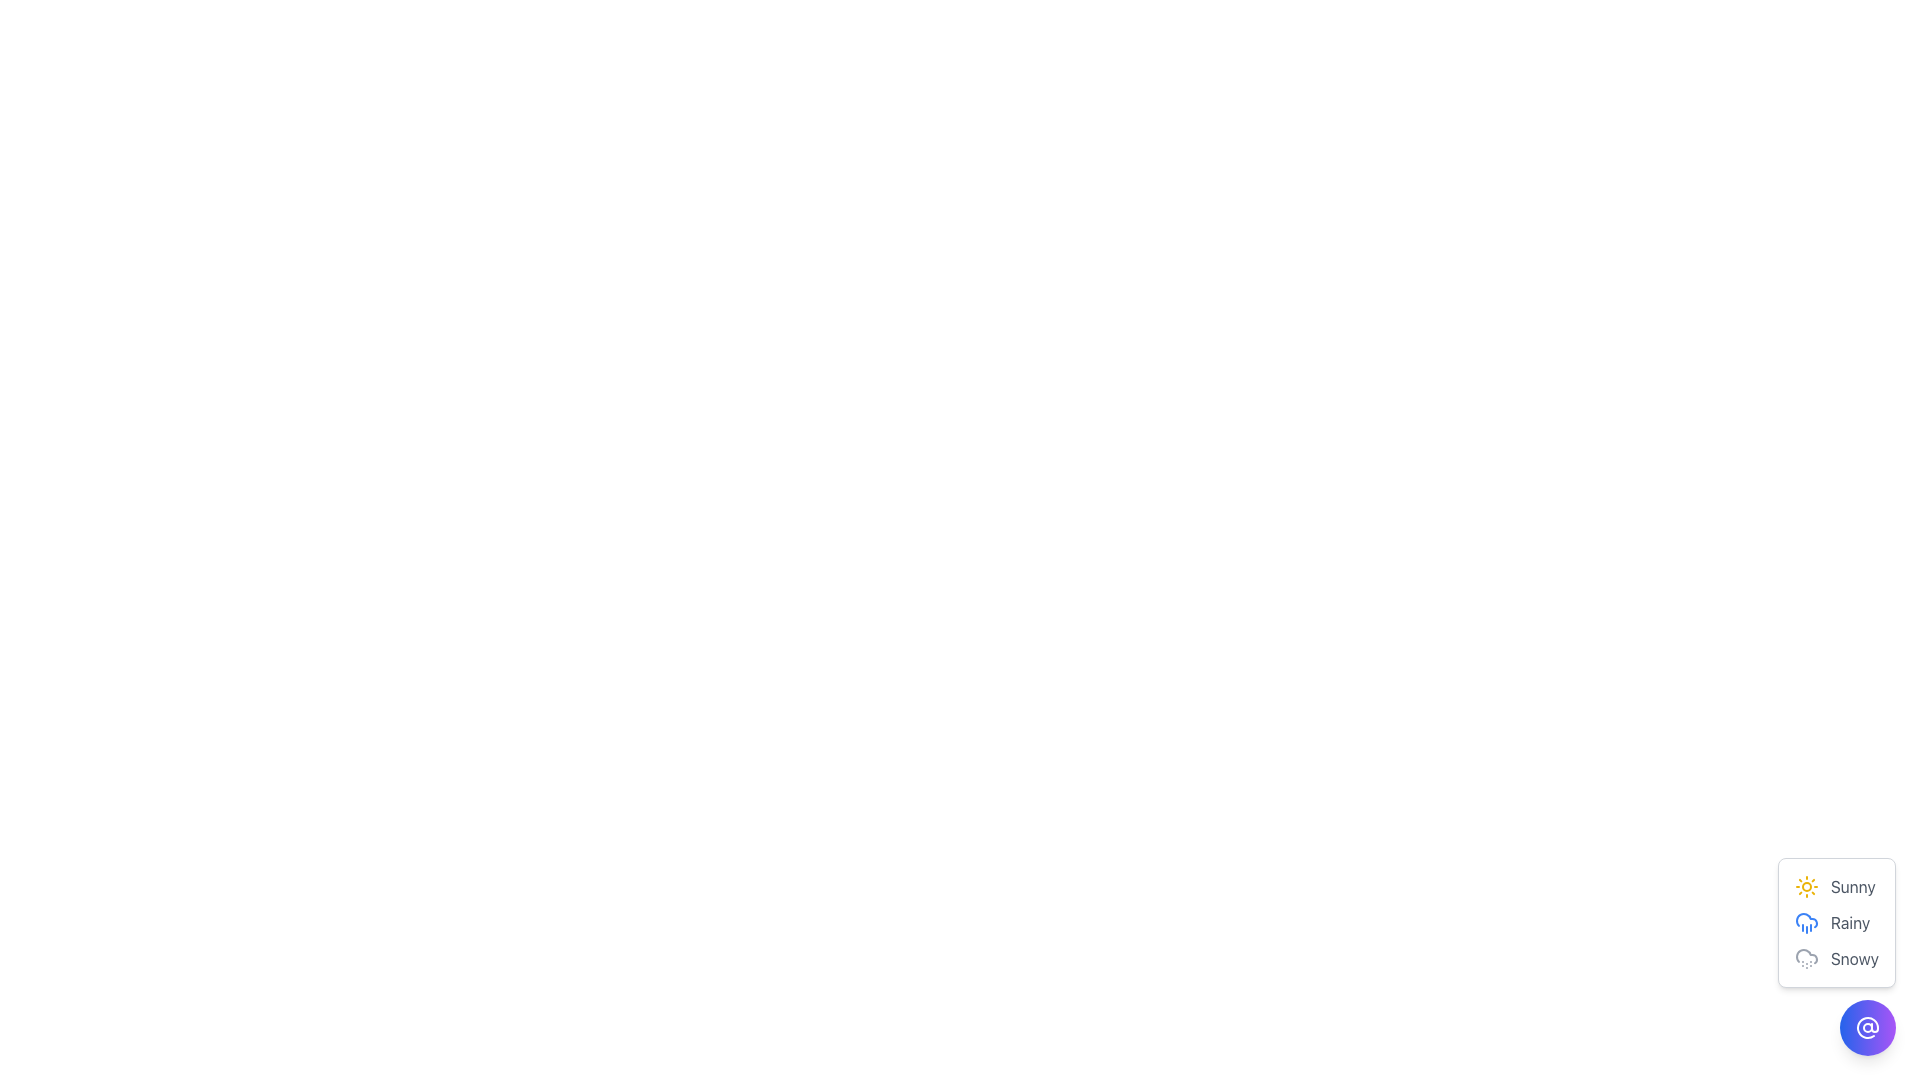 Image resolution: width=1920 pixels, height=1080 pixels. Describe the element at coordinates (1806, 886) in the screenshot. I see `the sunny weather icon in the weather selection menu located towards the bottom right corner, which is the first weather indicator in its group` at that location.